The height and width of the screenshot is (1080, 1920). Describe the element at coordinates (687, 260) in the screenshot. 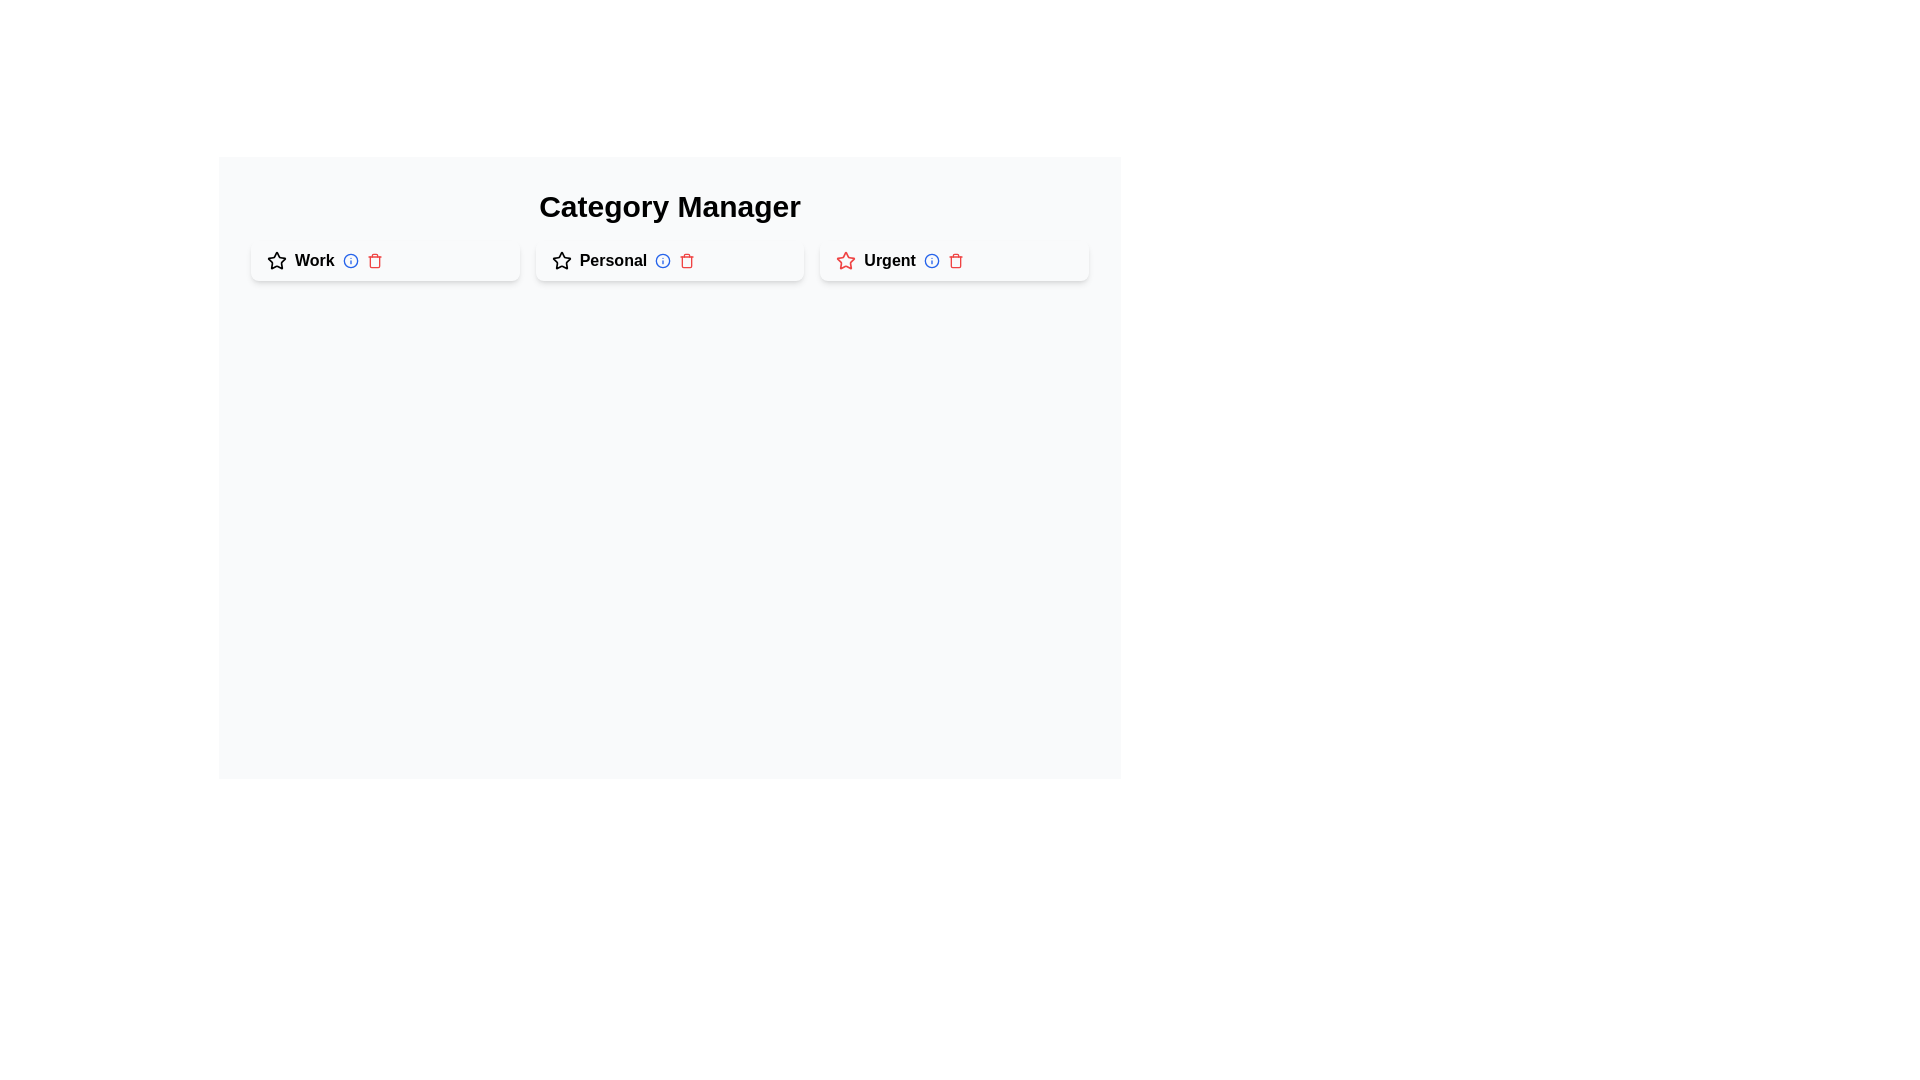

I see `delete button for the category labeled Personal` at that location.